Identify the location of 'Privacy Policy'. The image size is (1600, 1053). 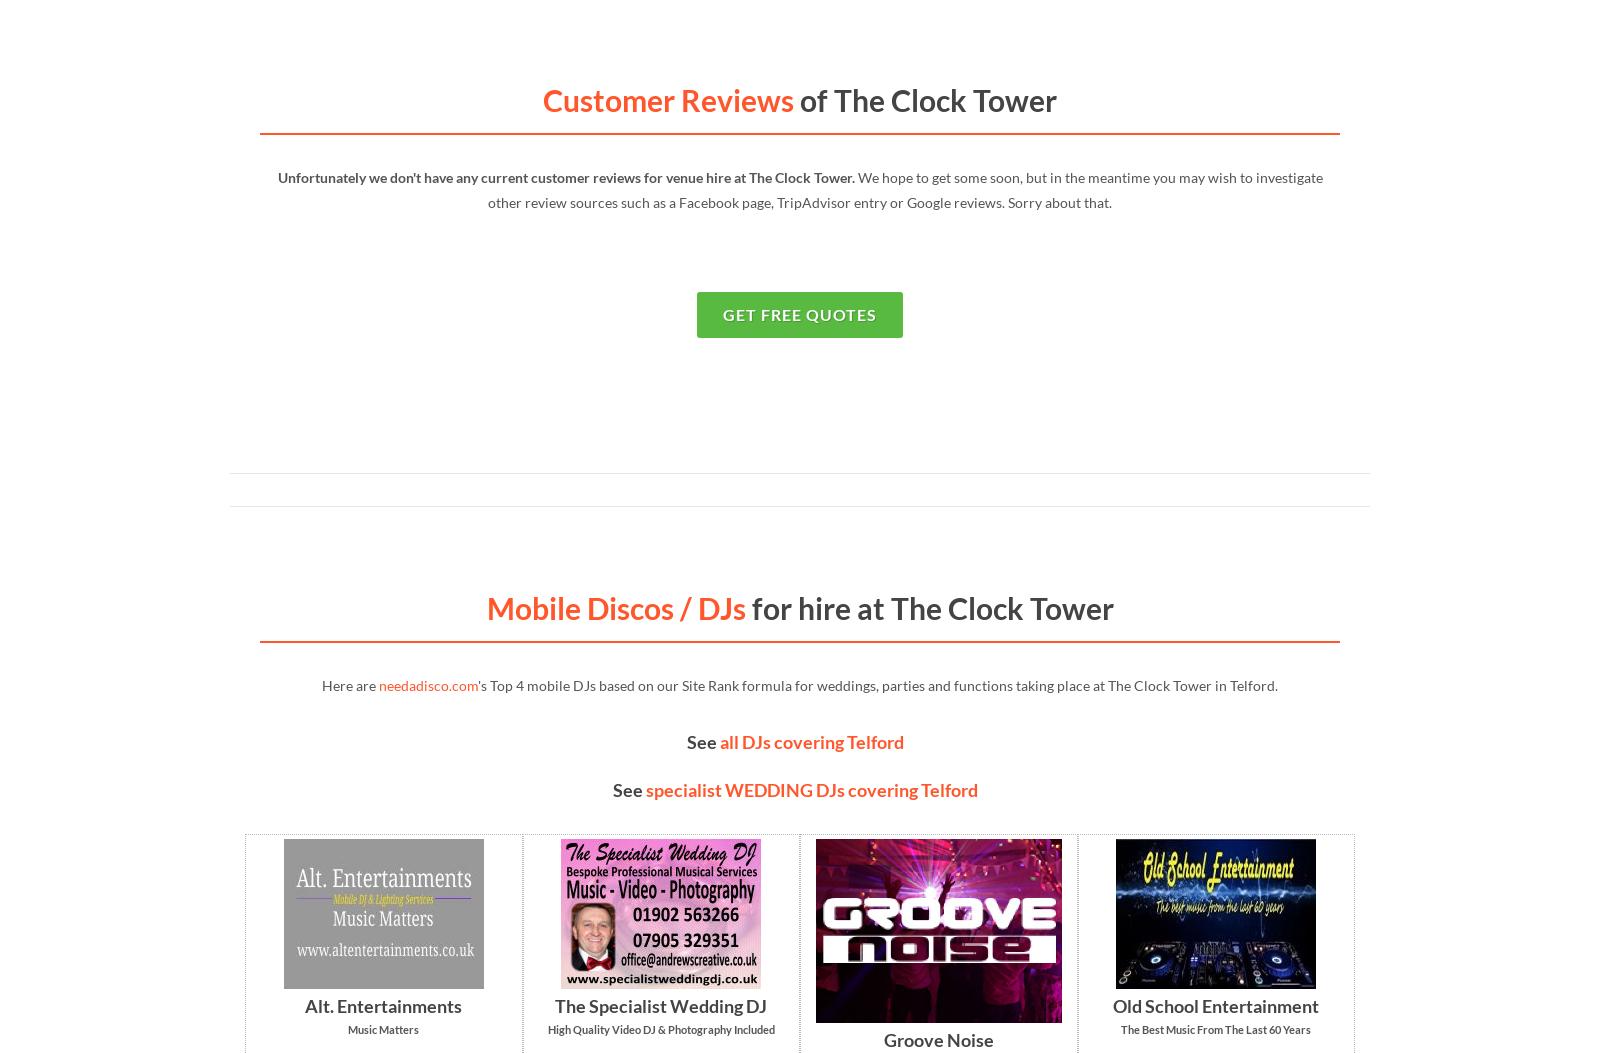
(371, 744).